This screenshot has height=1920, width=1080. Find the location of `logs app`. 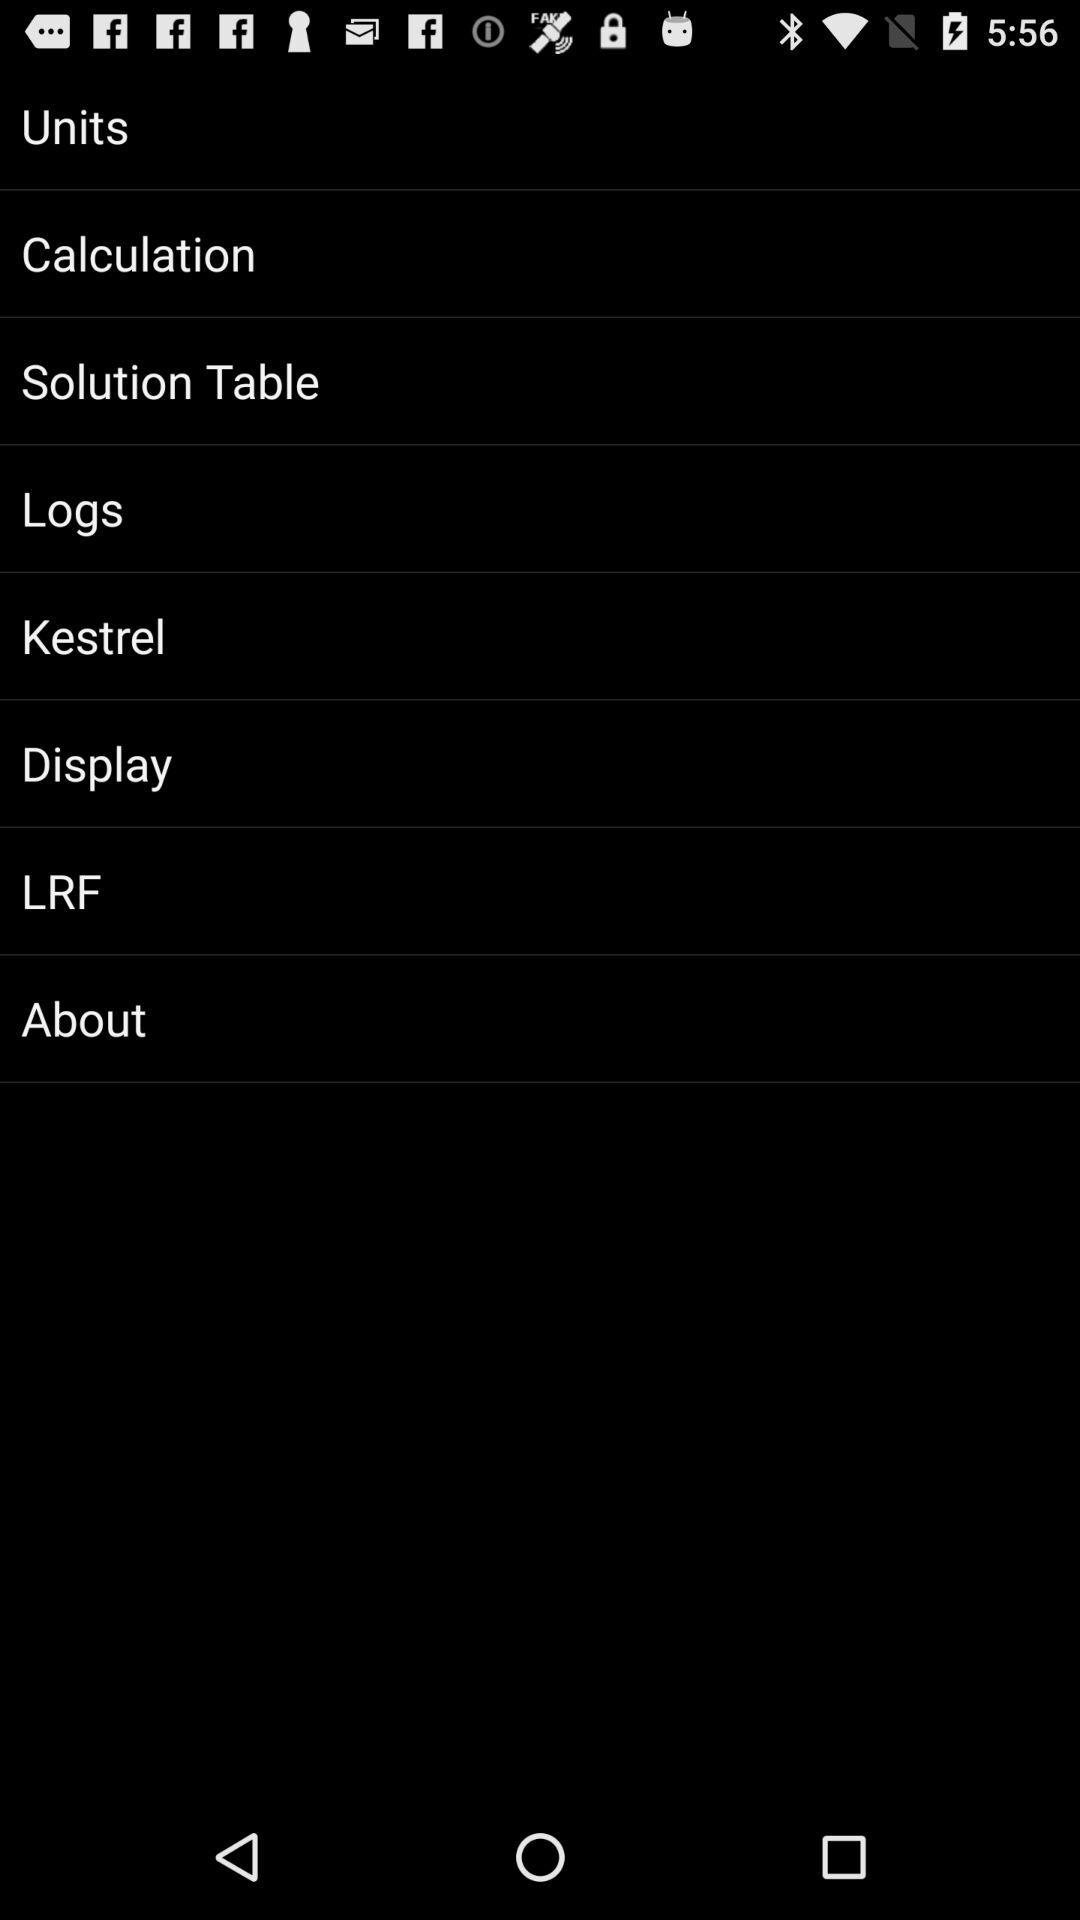

logs app is located at coordinates (540, 508).